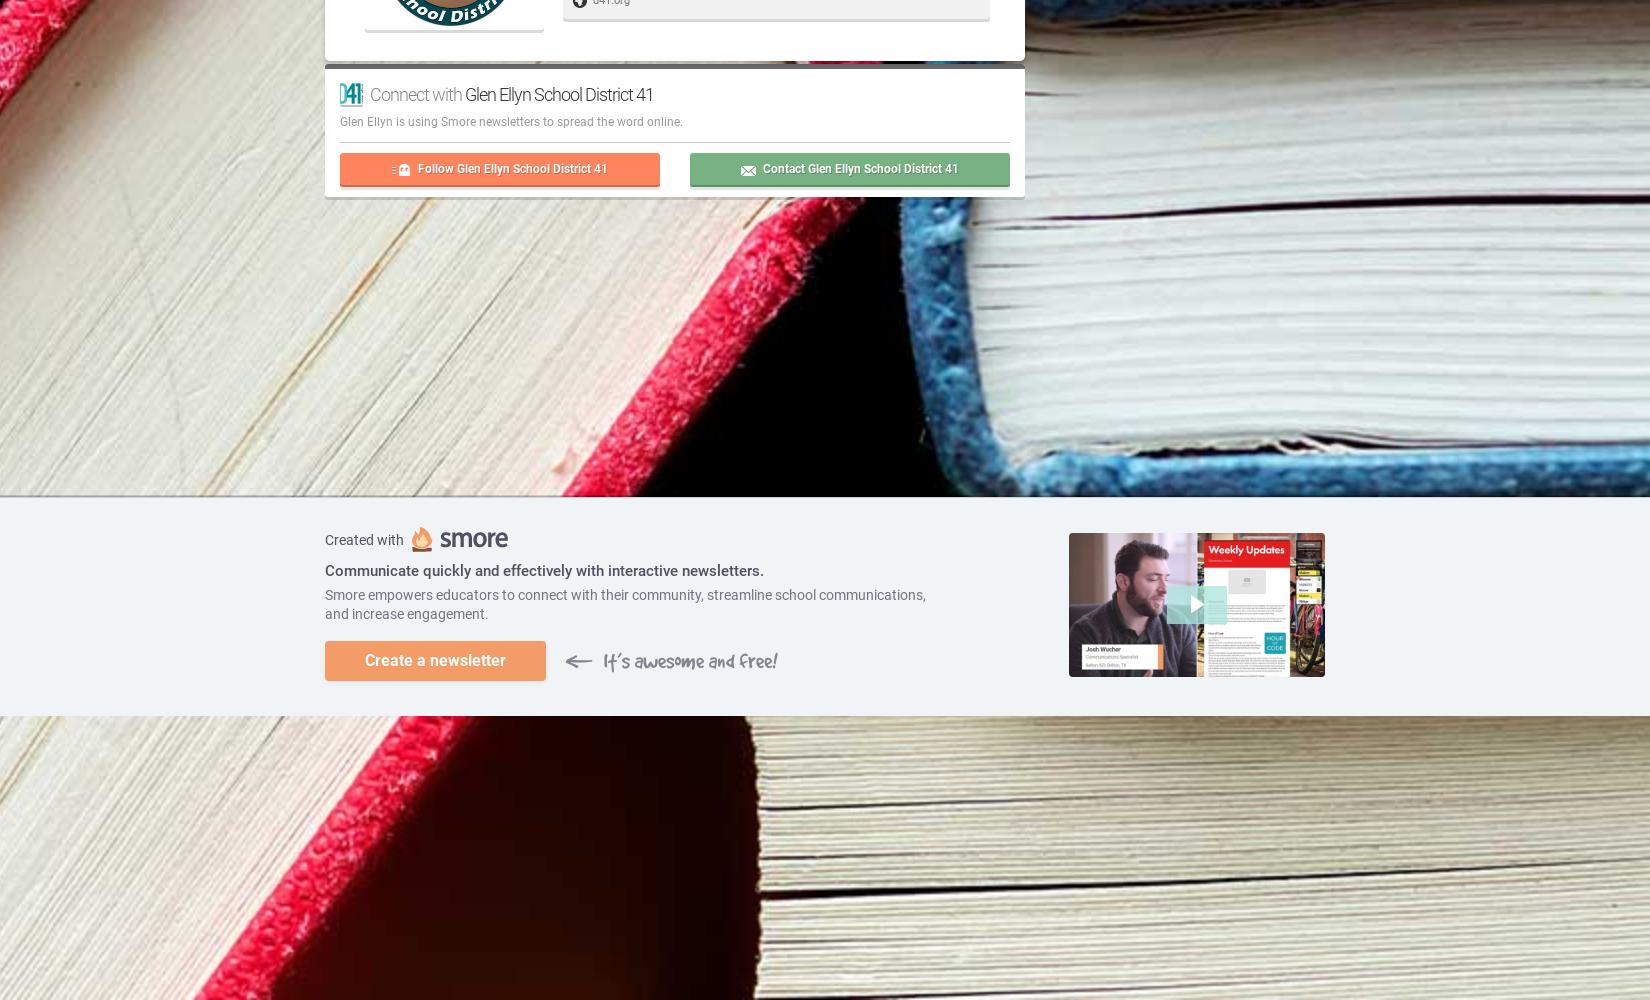 Image resolution: width=1650 pixels, height=1000 pixels. What do you see at coordinates (434, 659) in the screenshot?
I see `'Create a newsletter'` at bounding box center [434, 659].